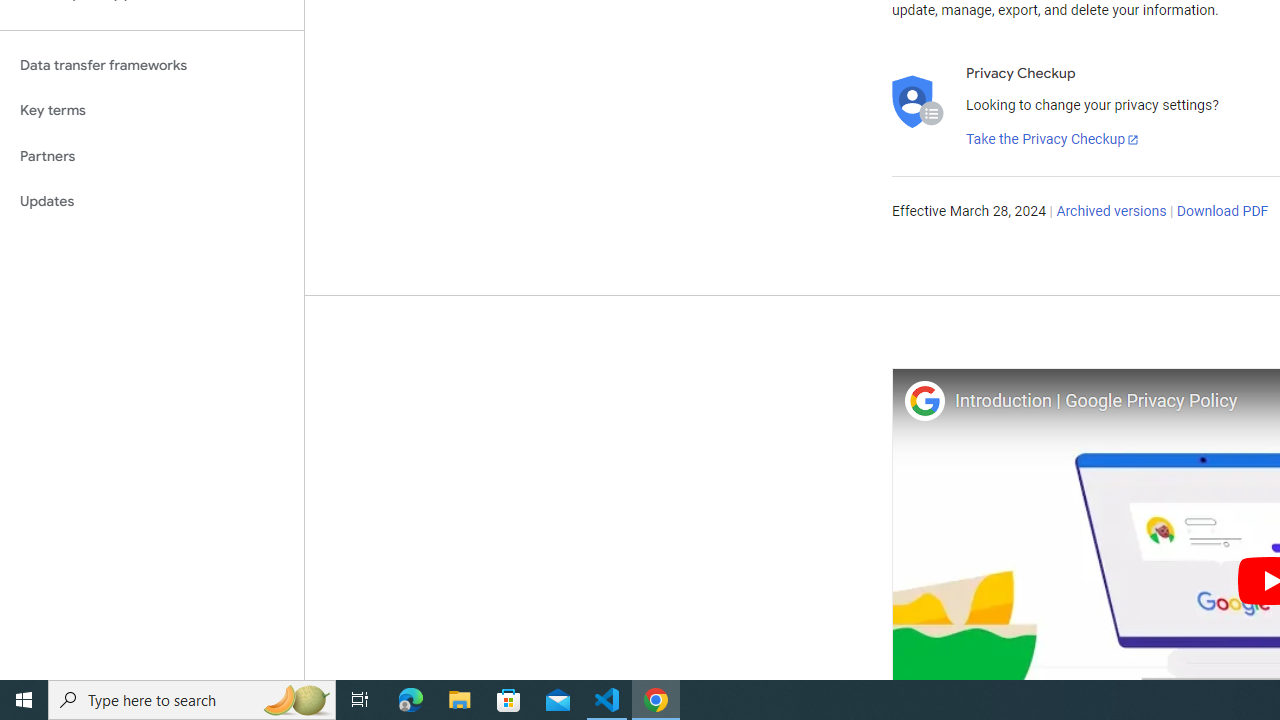 This screenshot has width=1280, height=720. I want to click on 'Download PDF', so click(1221, 212).